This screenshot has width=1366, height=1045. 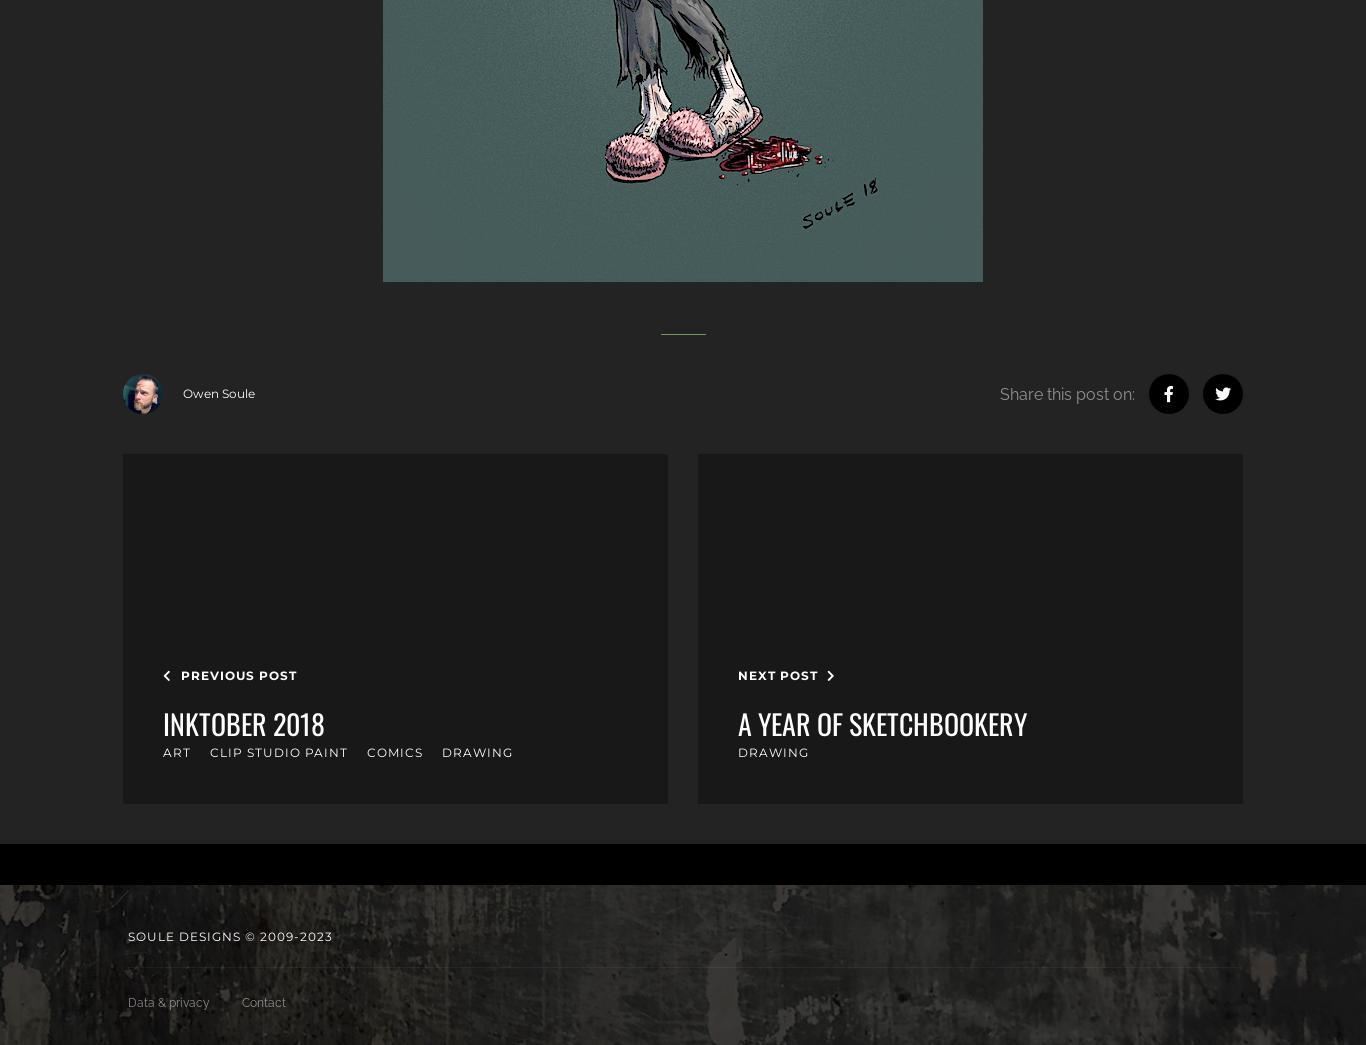 What do you see at coordinates (779, 674) in the screenshot?
I see `'Next Post'` at bounding box center [779, 674].